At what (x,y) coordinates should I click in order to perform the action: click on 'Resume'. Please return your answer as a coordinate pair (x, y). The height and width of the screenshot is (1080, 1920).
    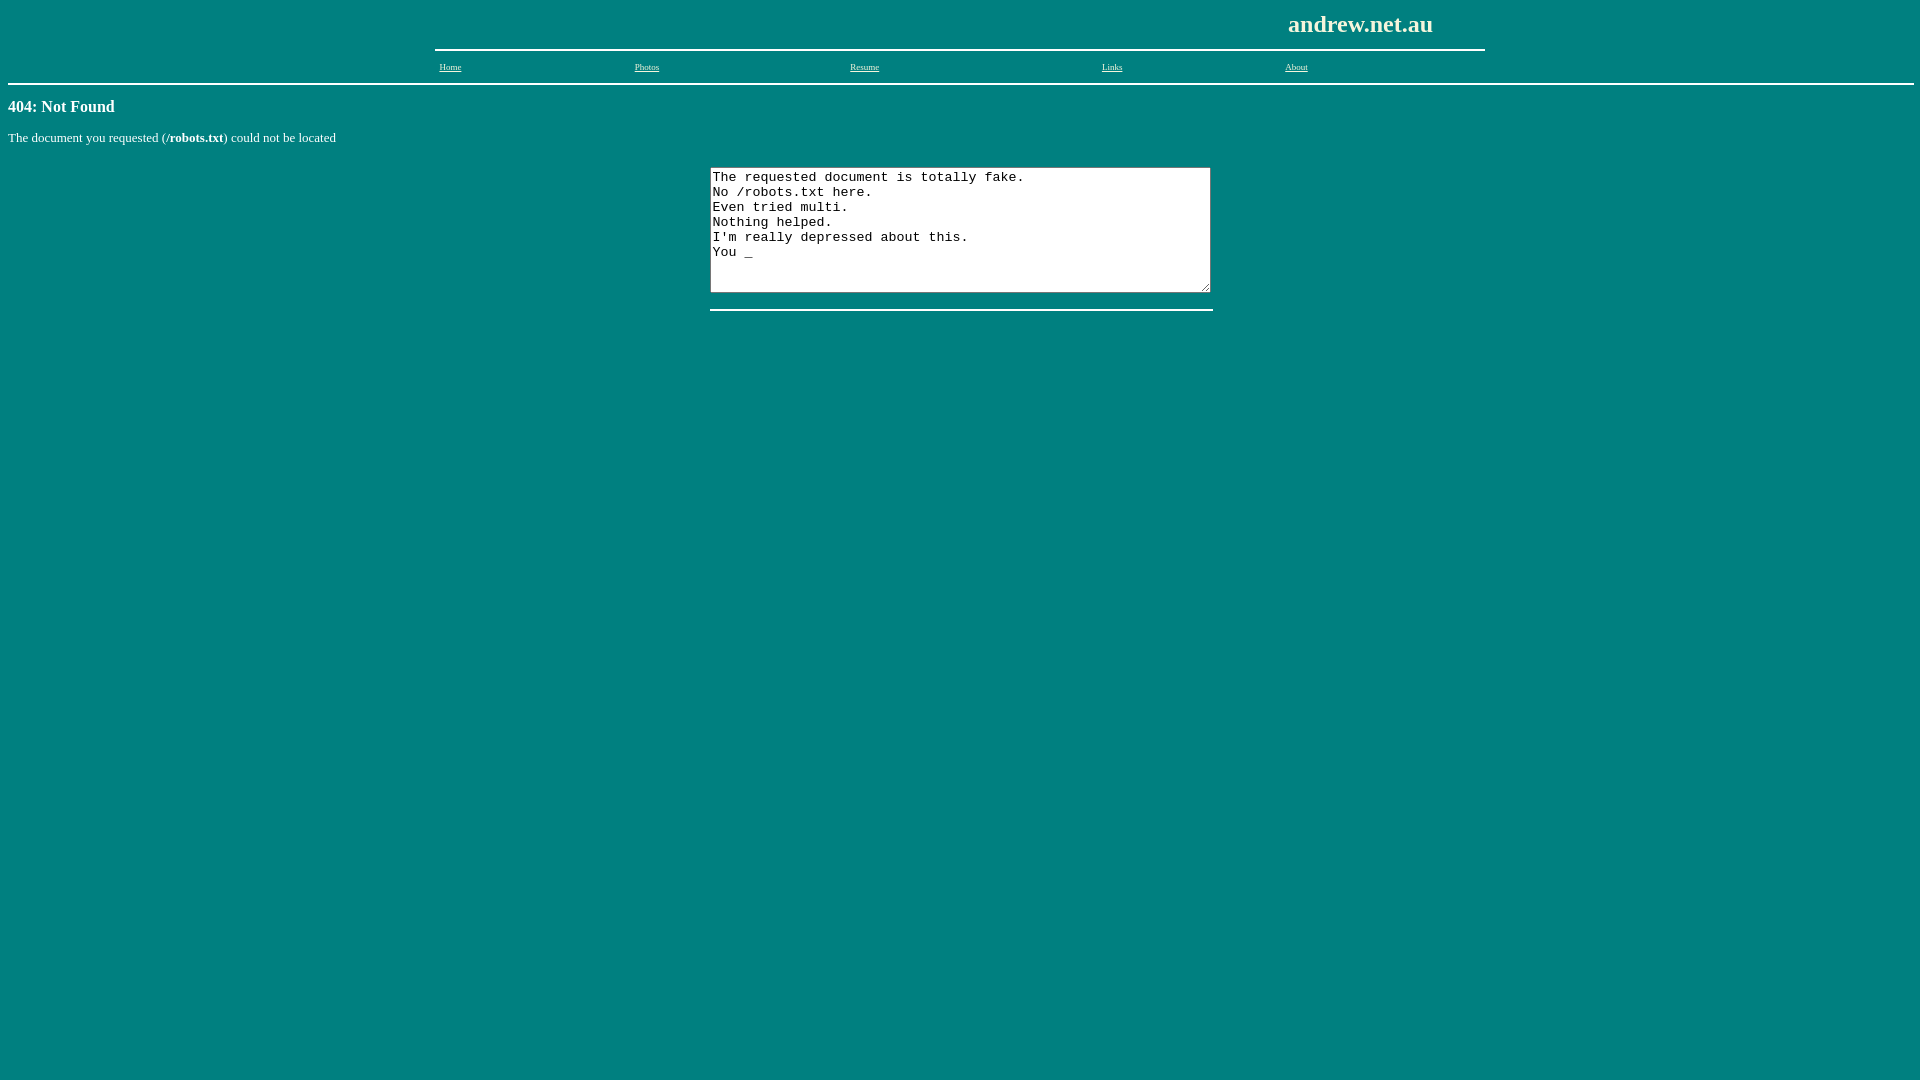
    Looking at the image, I should click on (849, 65).